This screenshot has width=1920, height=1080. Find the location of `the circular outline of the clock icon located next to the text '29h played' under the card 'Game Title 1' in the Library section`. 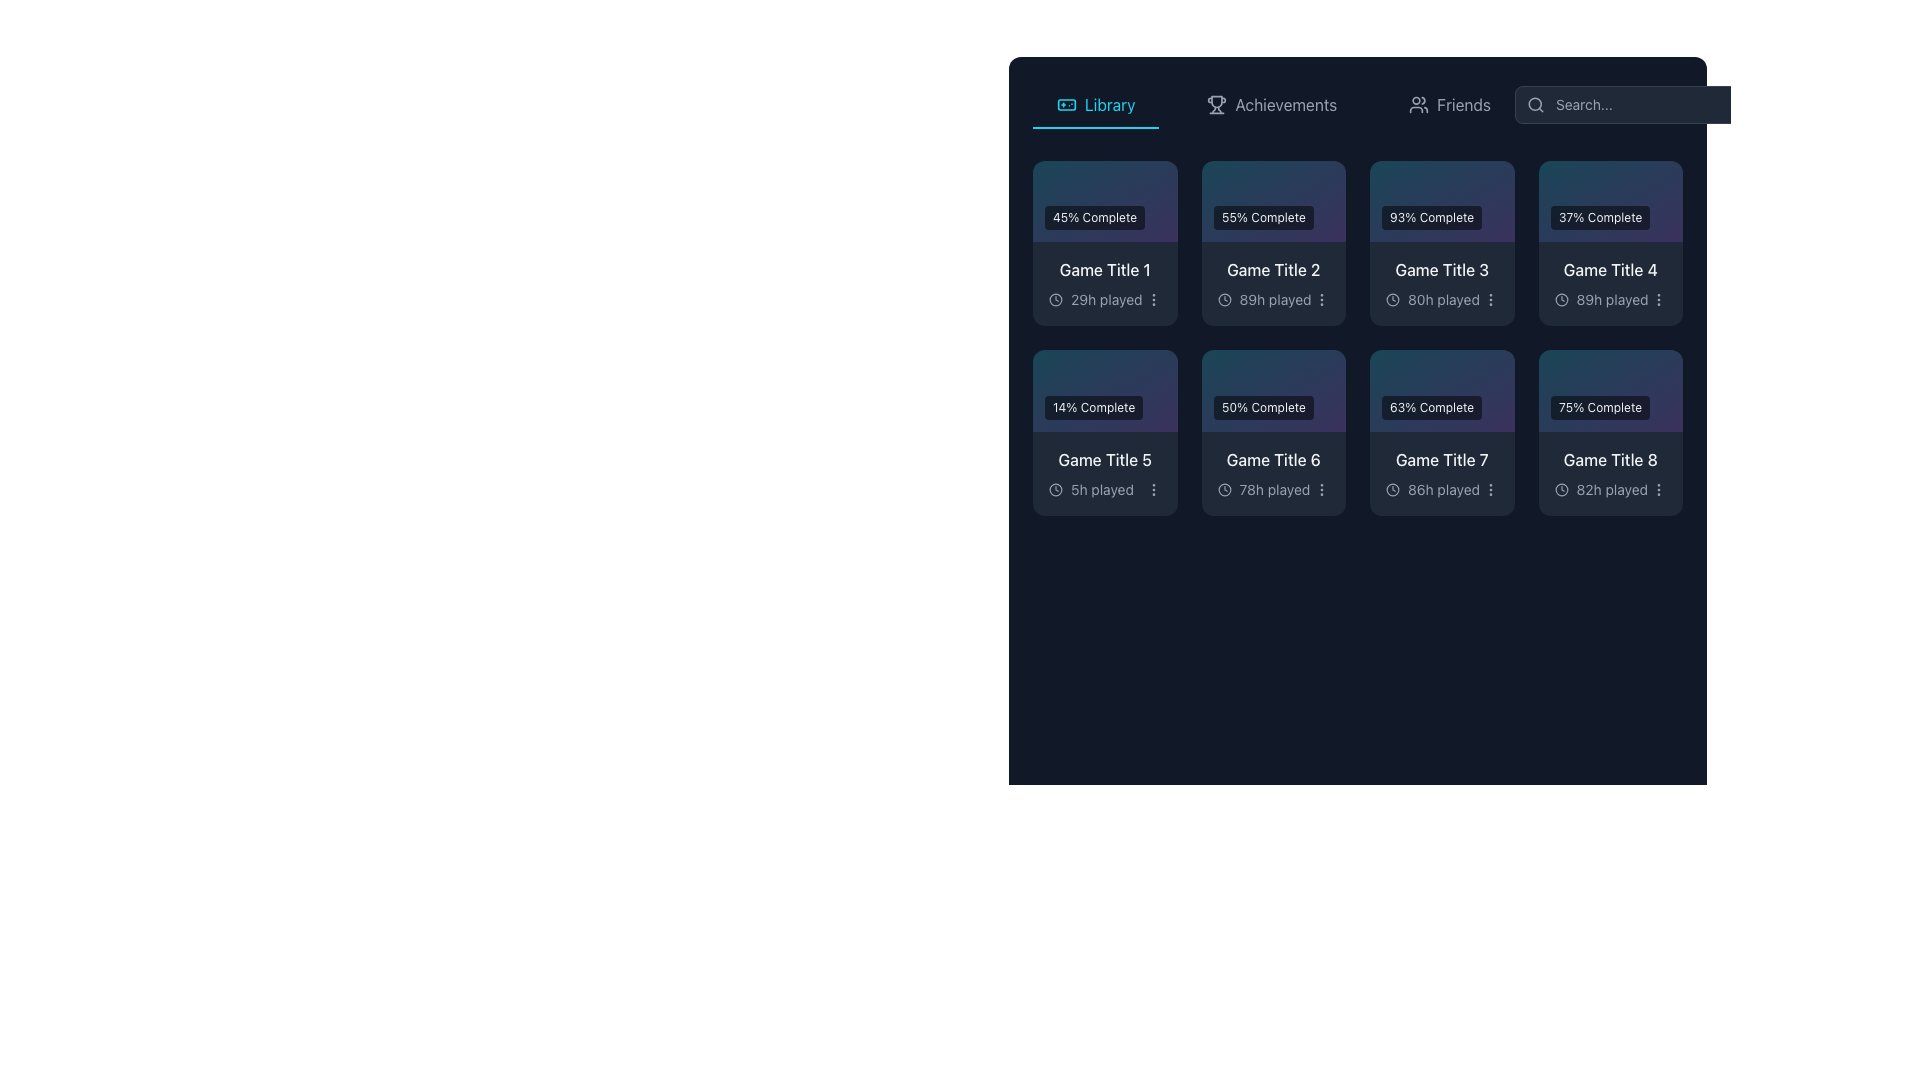

the circular outline of the clock icon located next to the text '29h played' under the card 'Game Title 1' in the Library section is located at coordinates (1055, 300).